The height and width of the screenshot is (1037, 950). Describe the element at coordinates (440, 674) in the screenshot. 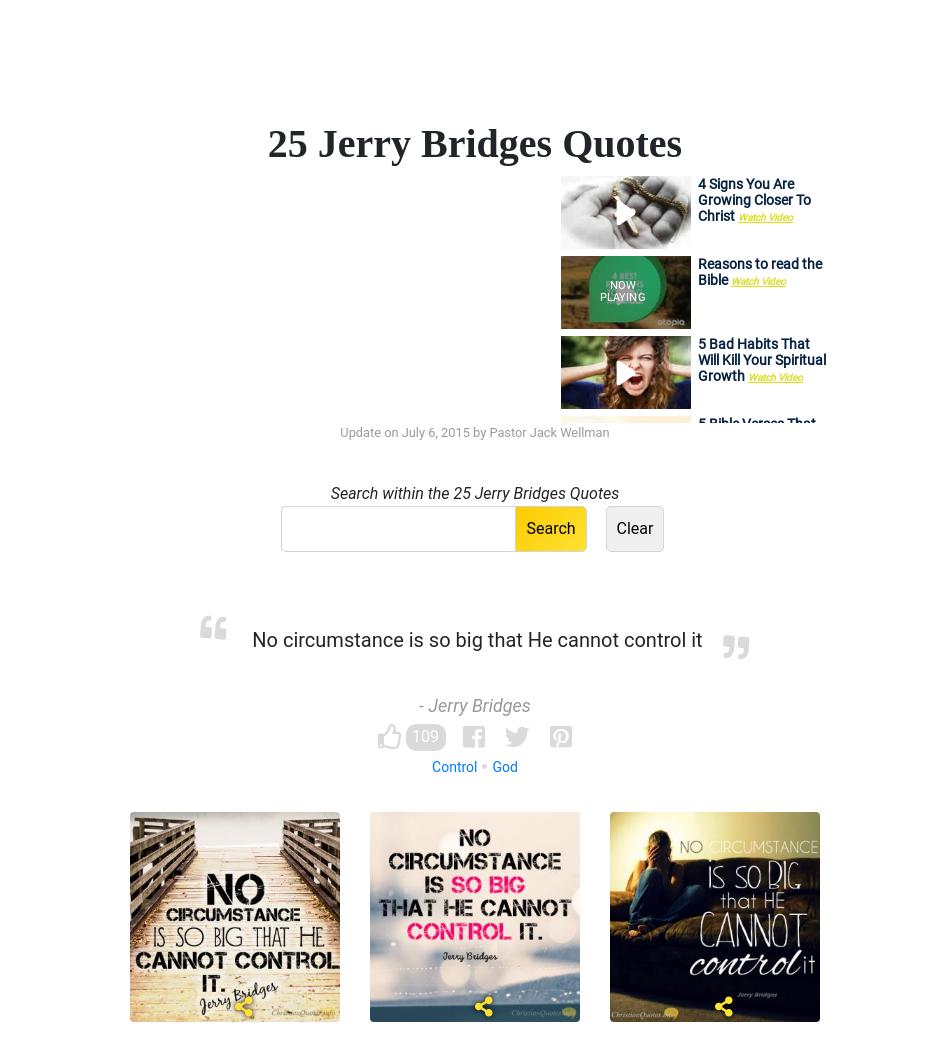

I see `'Bitterness'` at that location.